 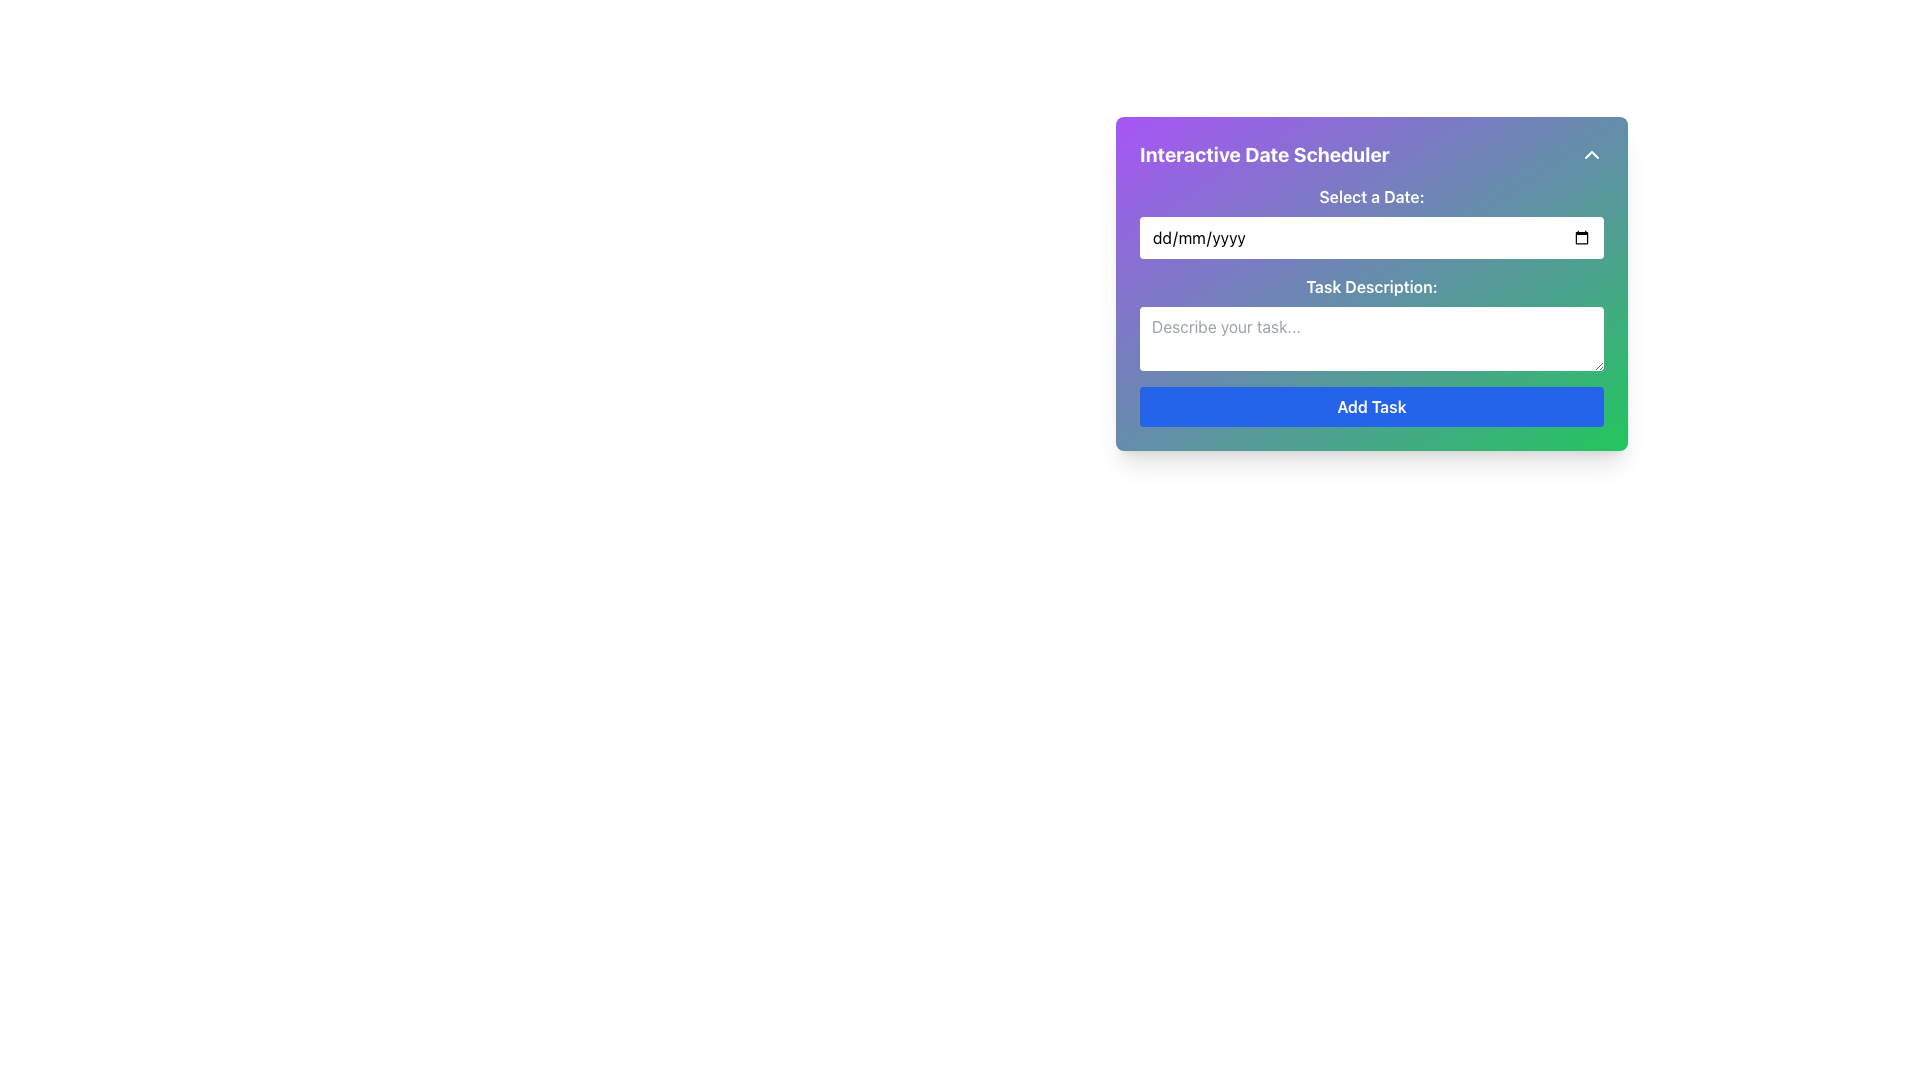 I want to click on the arrow icon on the Card title at the top of the card layout, so click(x=1371, y=153).